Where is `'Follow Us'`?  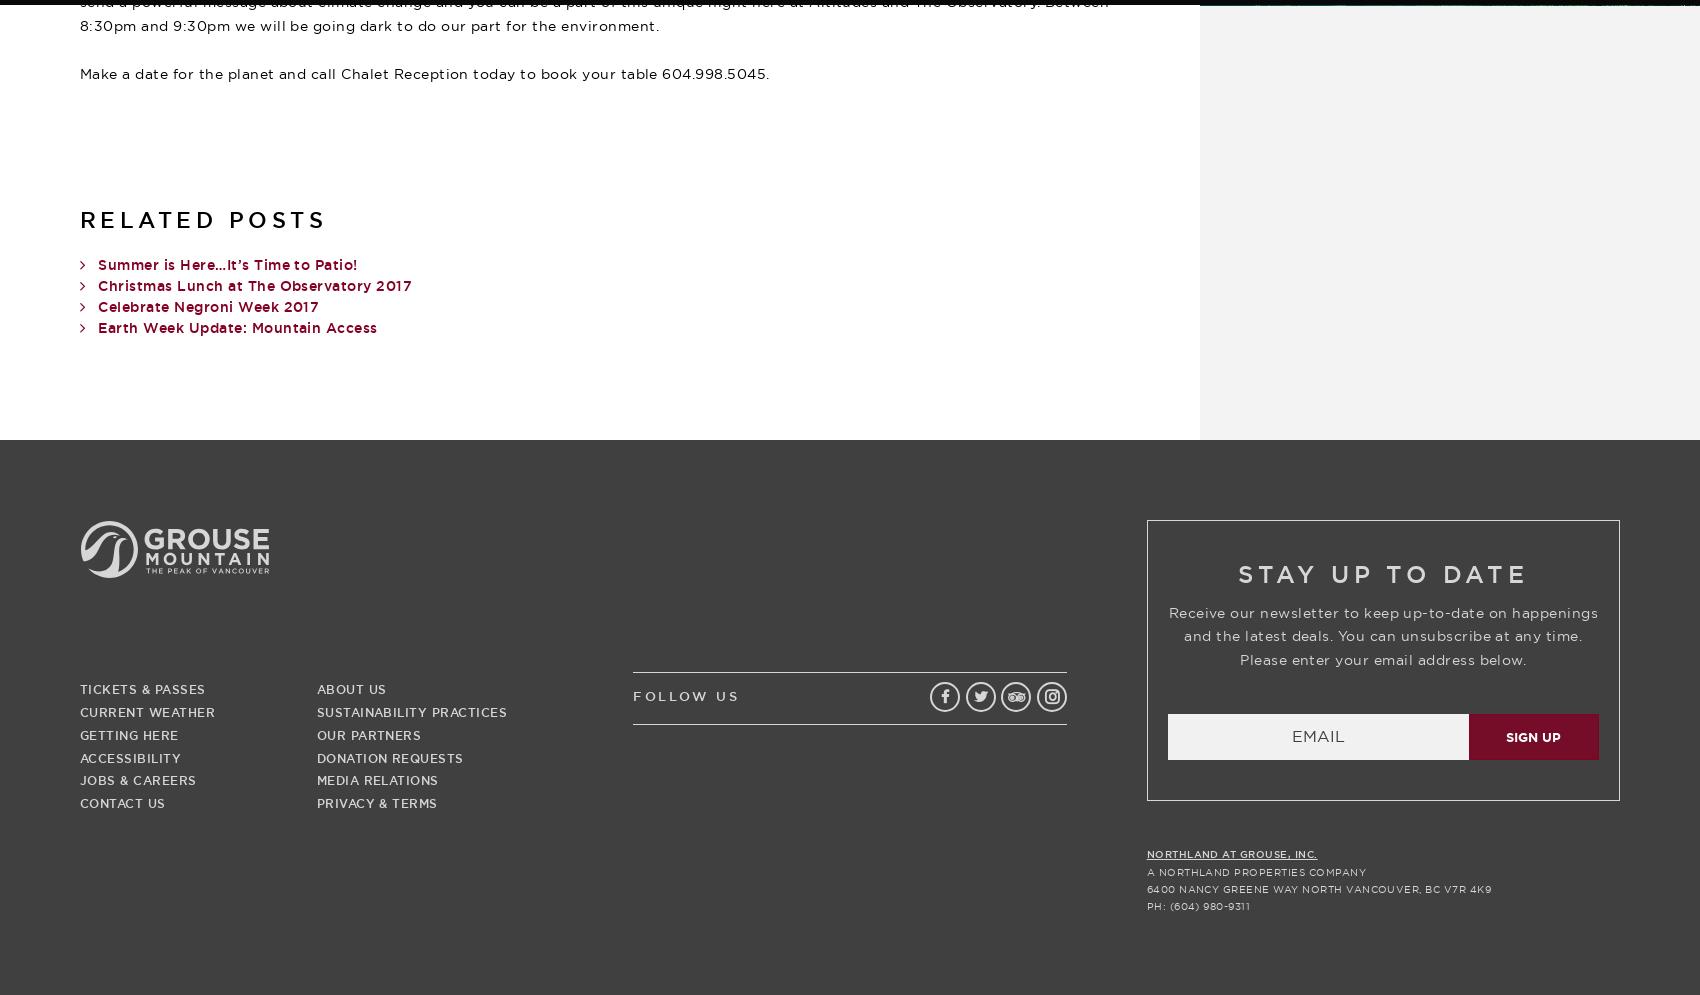 'Follow Us' is located at coordinates (685, 696).